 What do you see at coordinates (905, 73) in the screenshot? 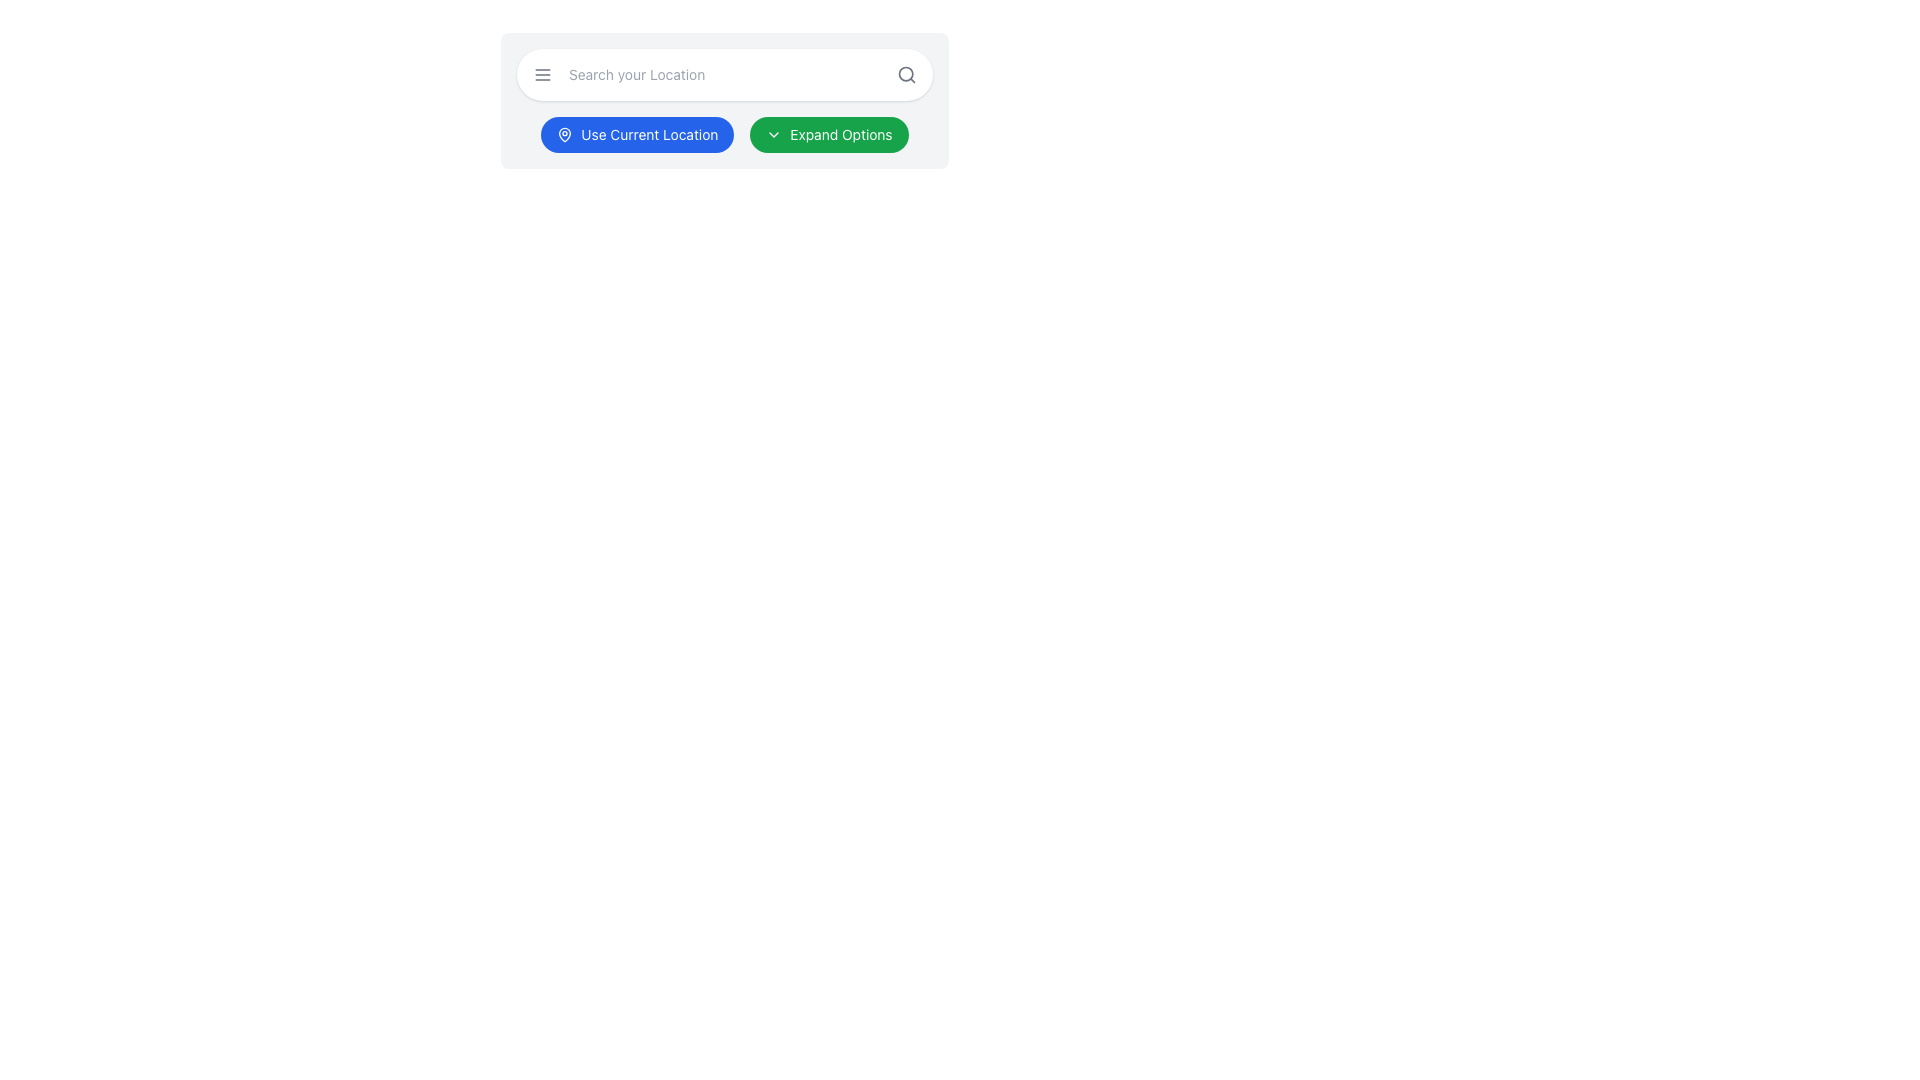
I see `the SVG circle located at the center of the search icon within the search bar, positioned on the right side of the input field` at bounding box center [905, 73].